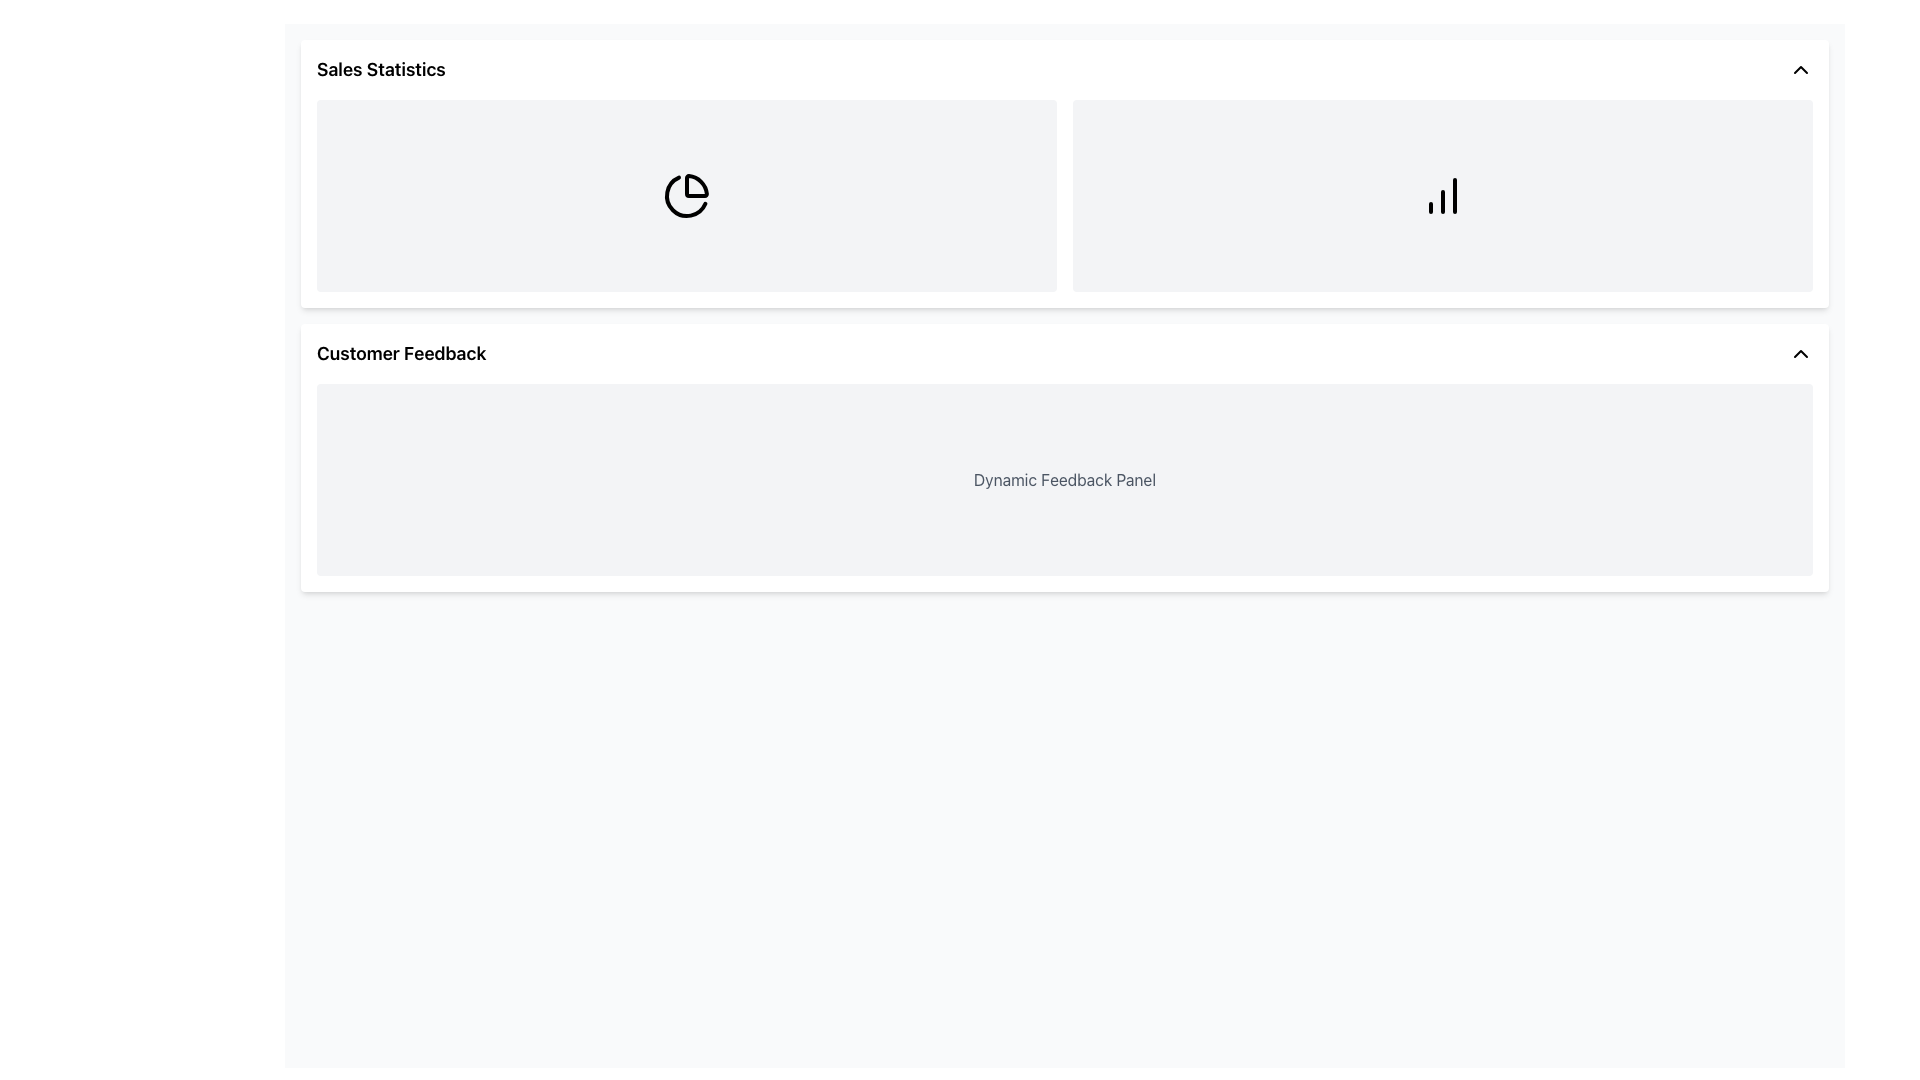 The image size is (1920, 1080). Describe the element at coordinates (1800, 68) in the screenshot. I see `the toggle button located at the far-right edge of the 'Sales Statistics' section` at that location.